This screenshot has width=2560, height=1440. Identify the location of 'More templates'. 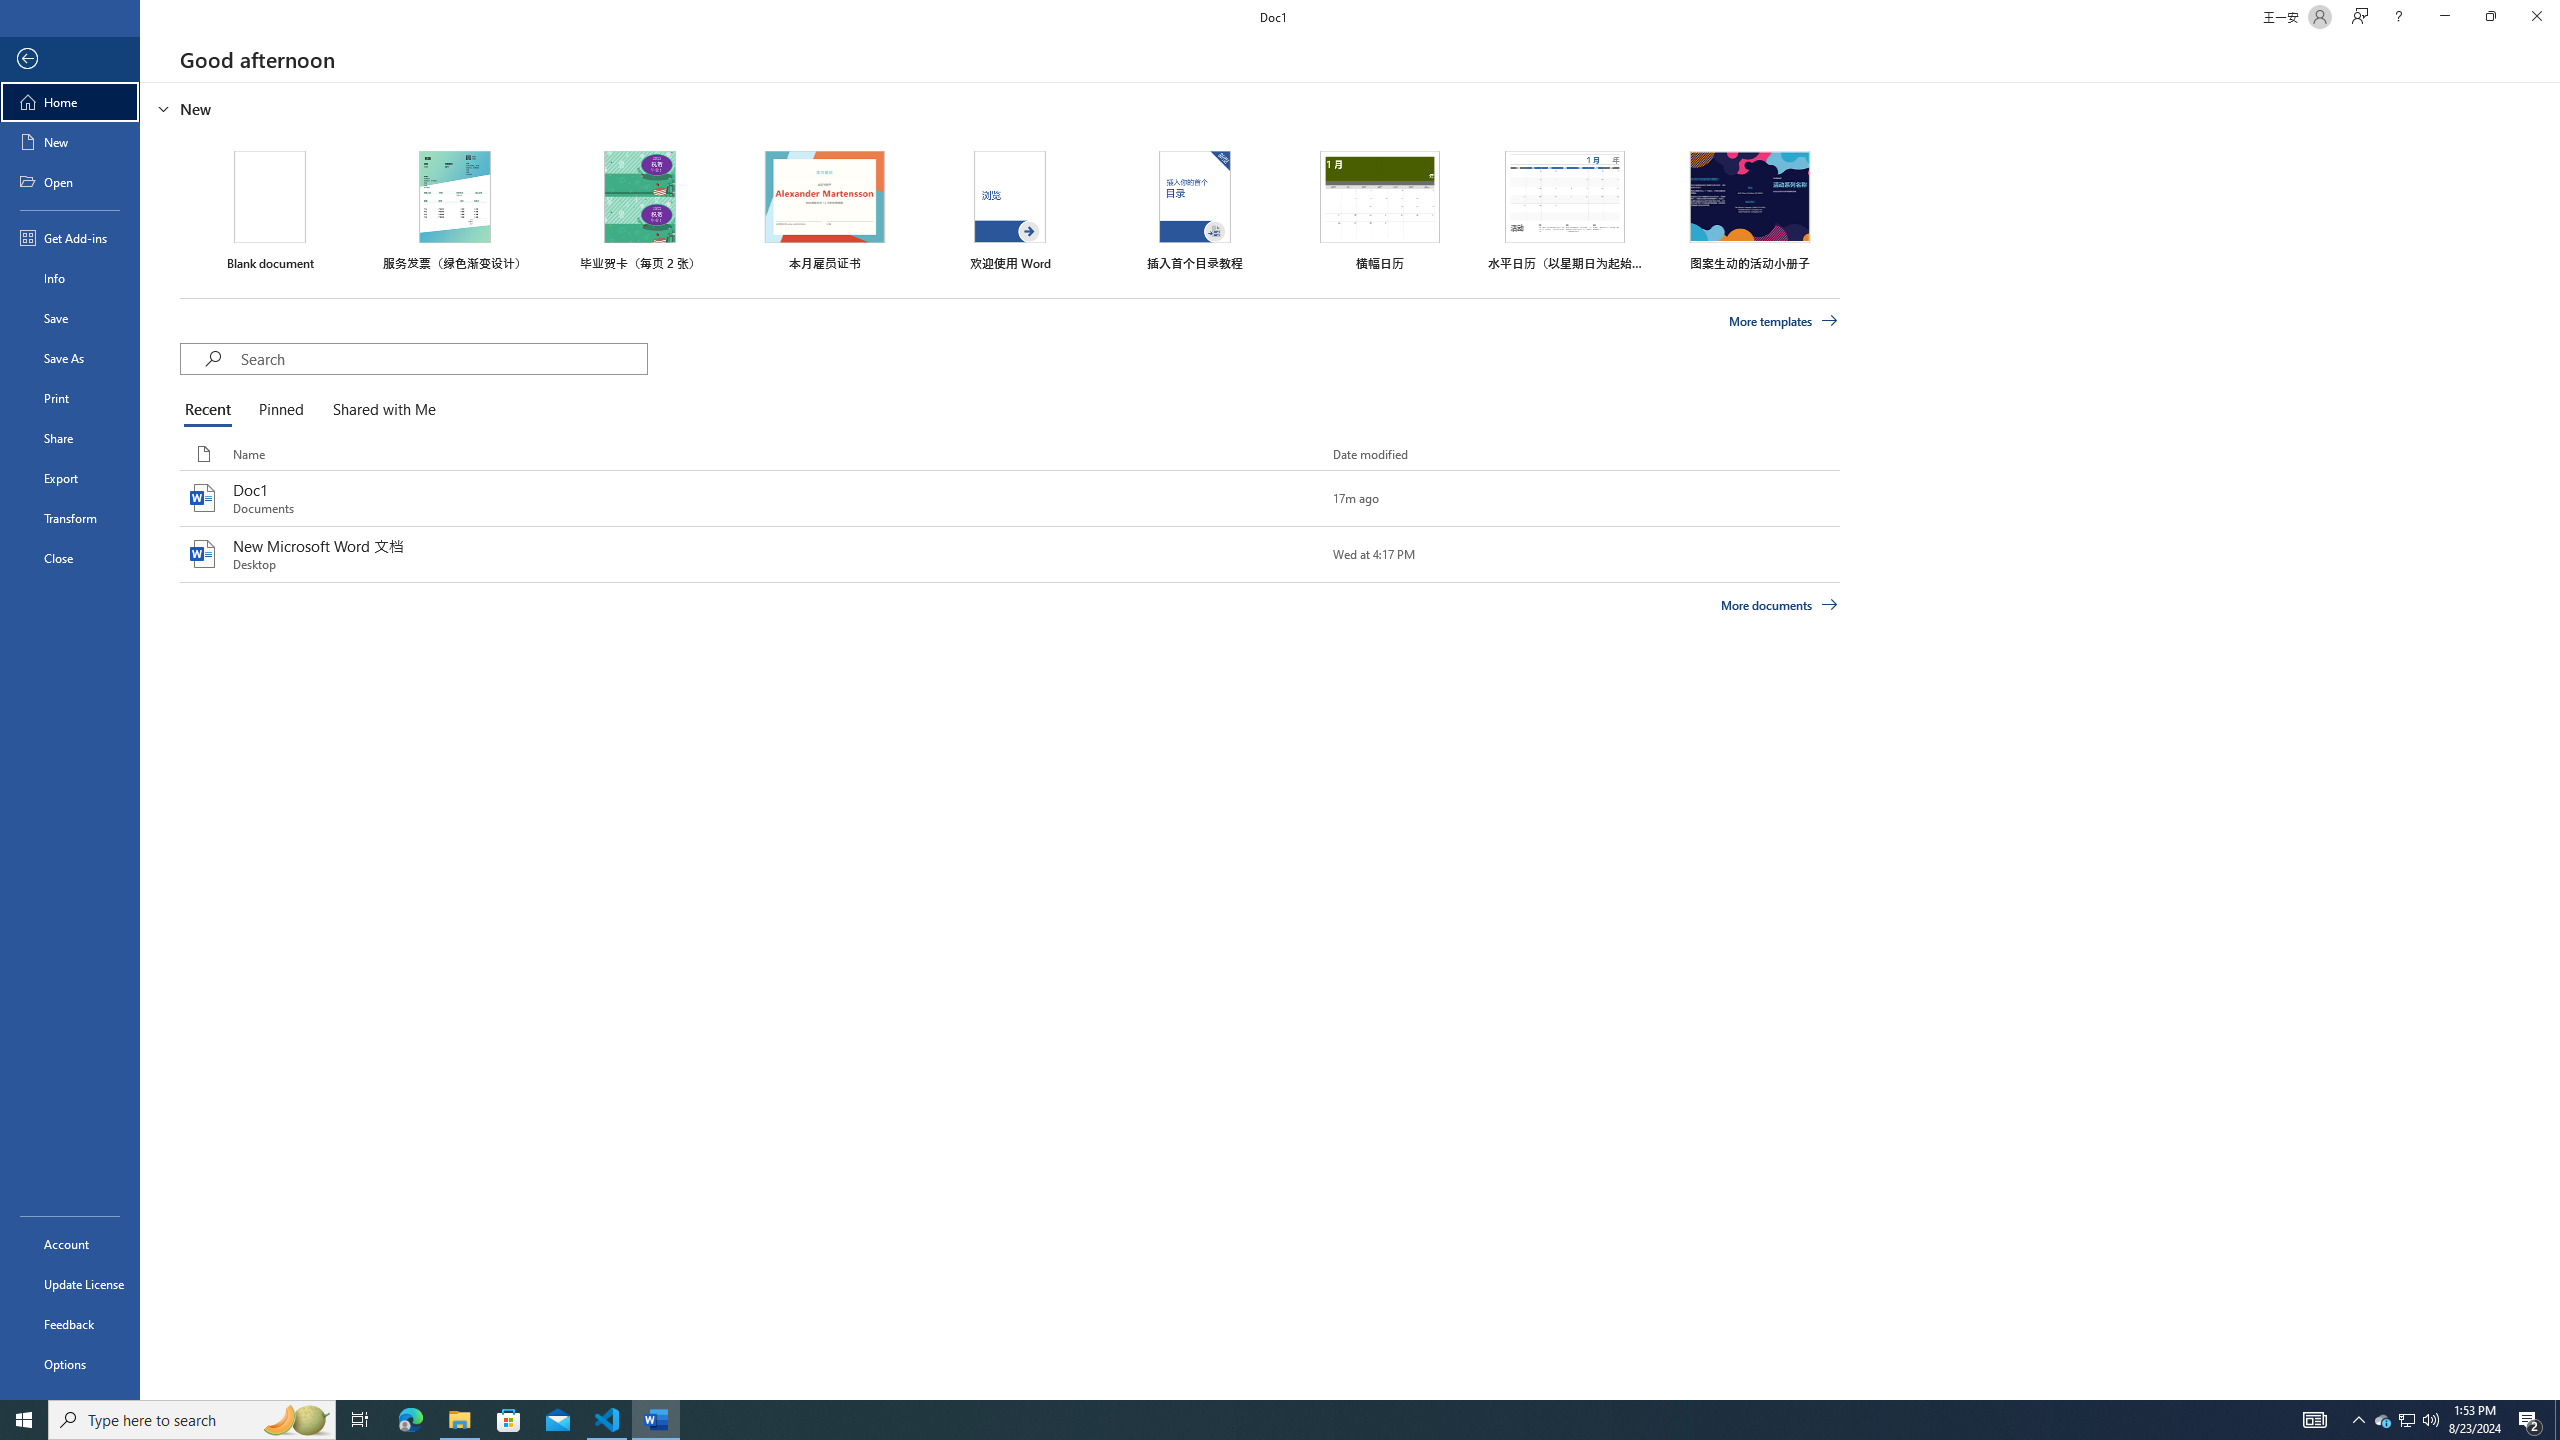
(1784, 321).